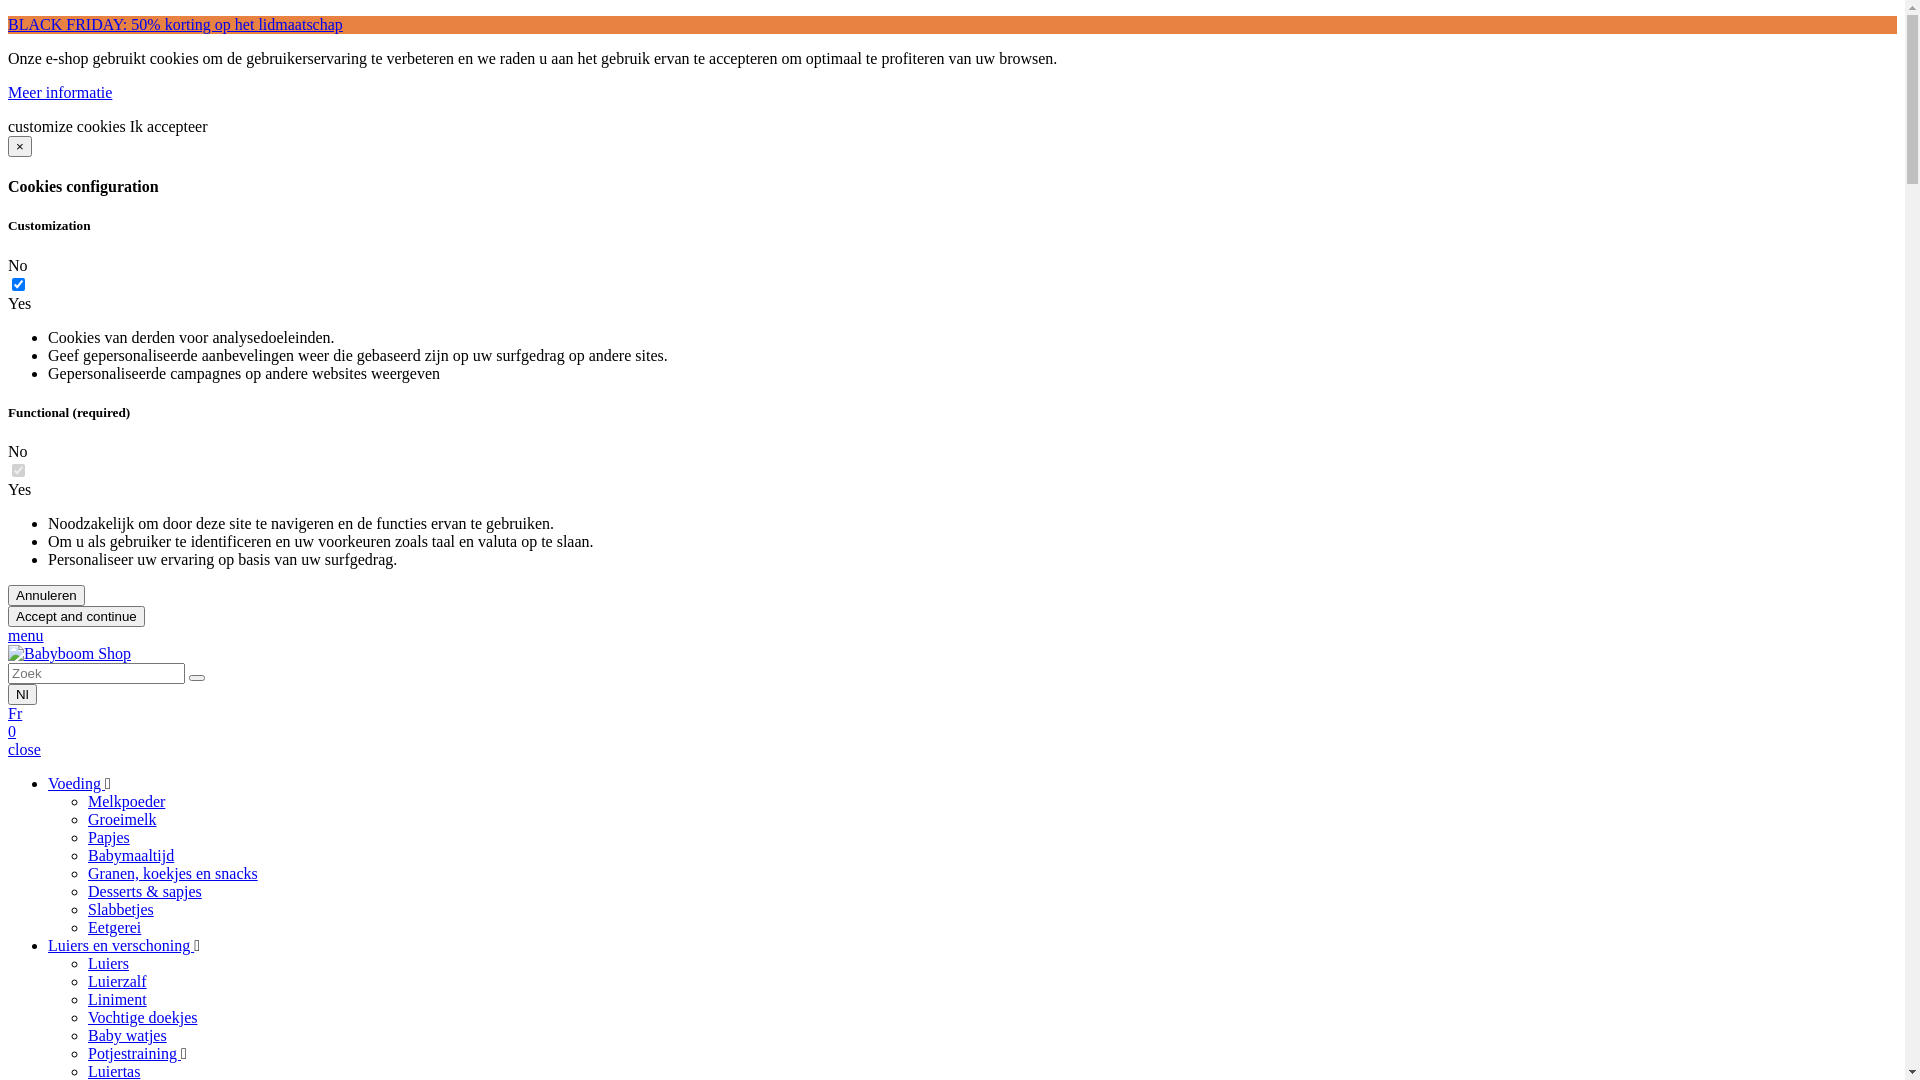  Describe the element at coordinates (119, 909) in the screenshot. I see `'Slabbetjes'` at that location.